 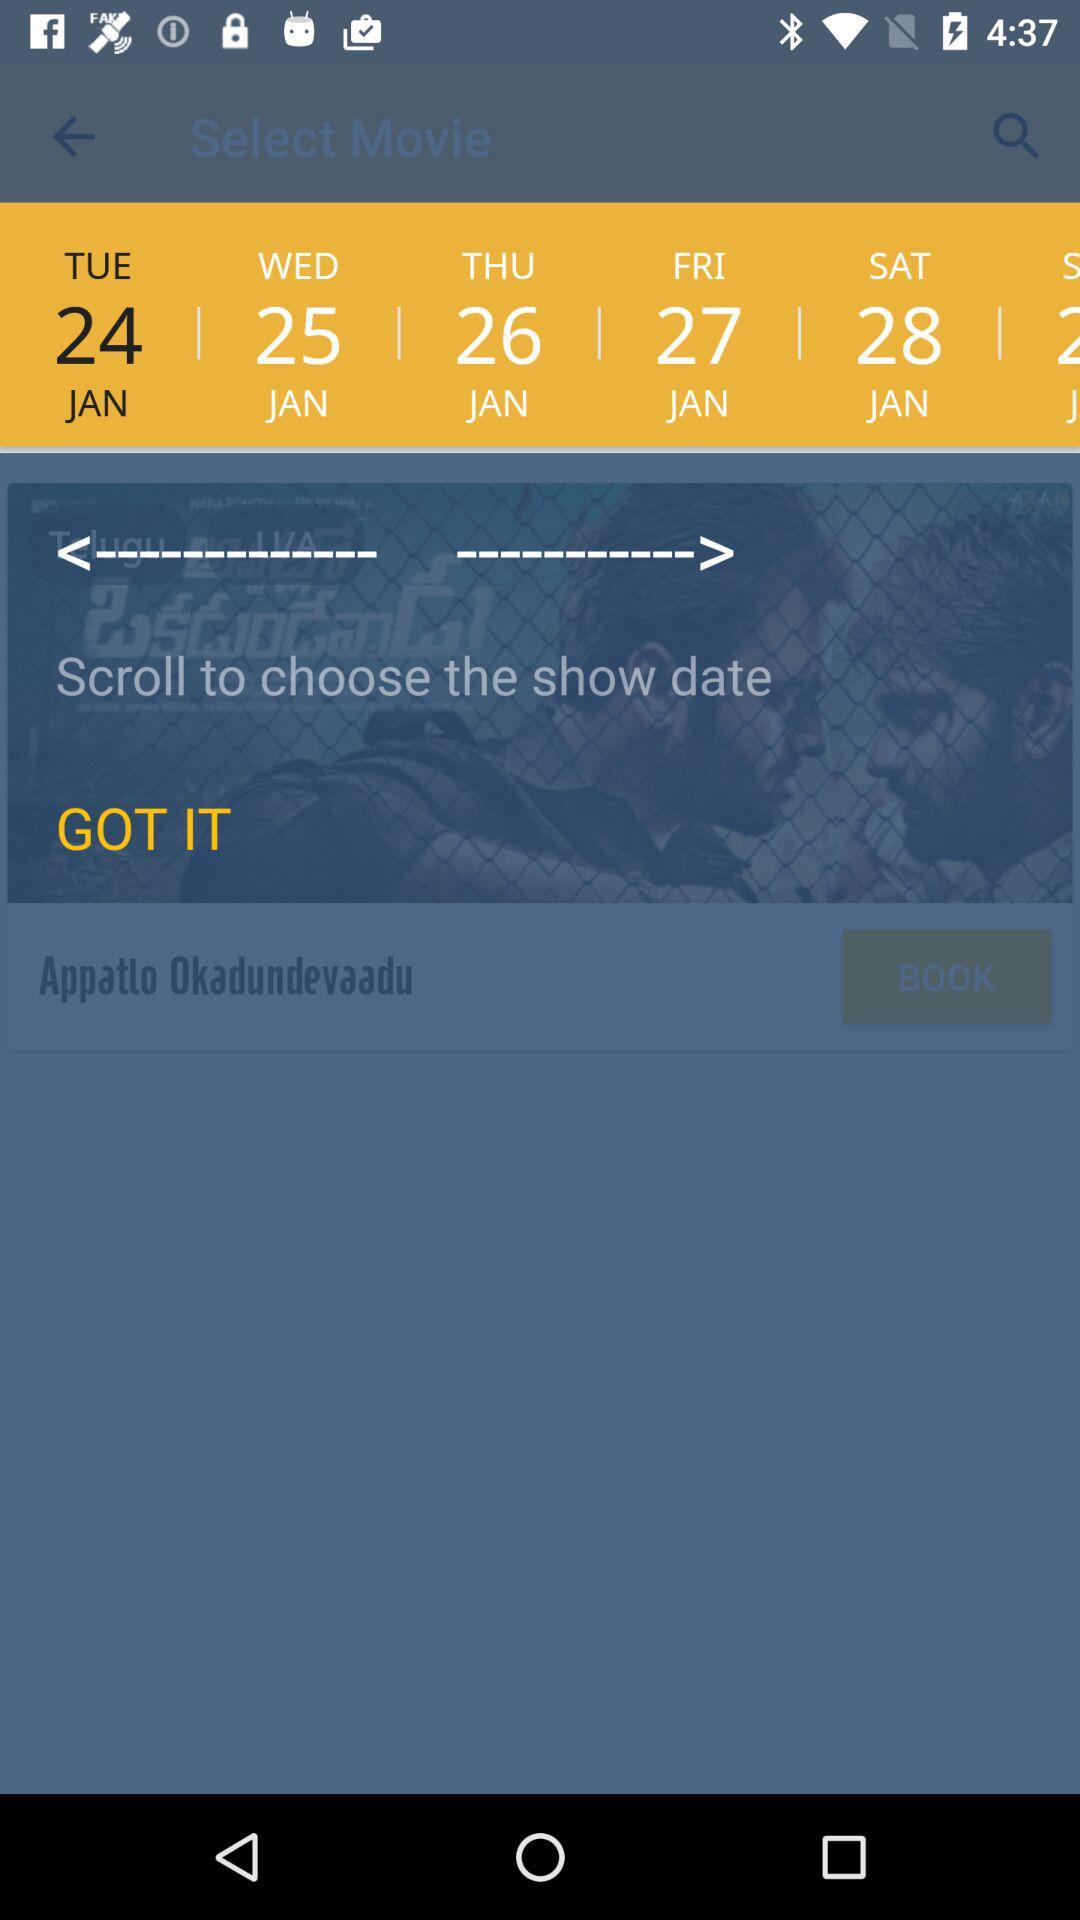 I want to click on the item to the left of the select movie item, so click(x=72, y=135).